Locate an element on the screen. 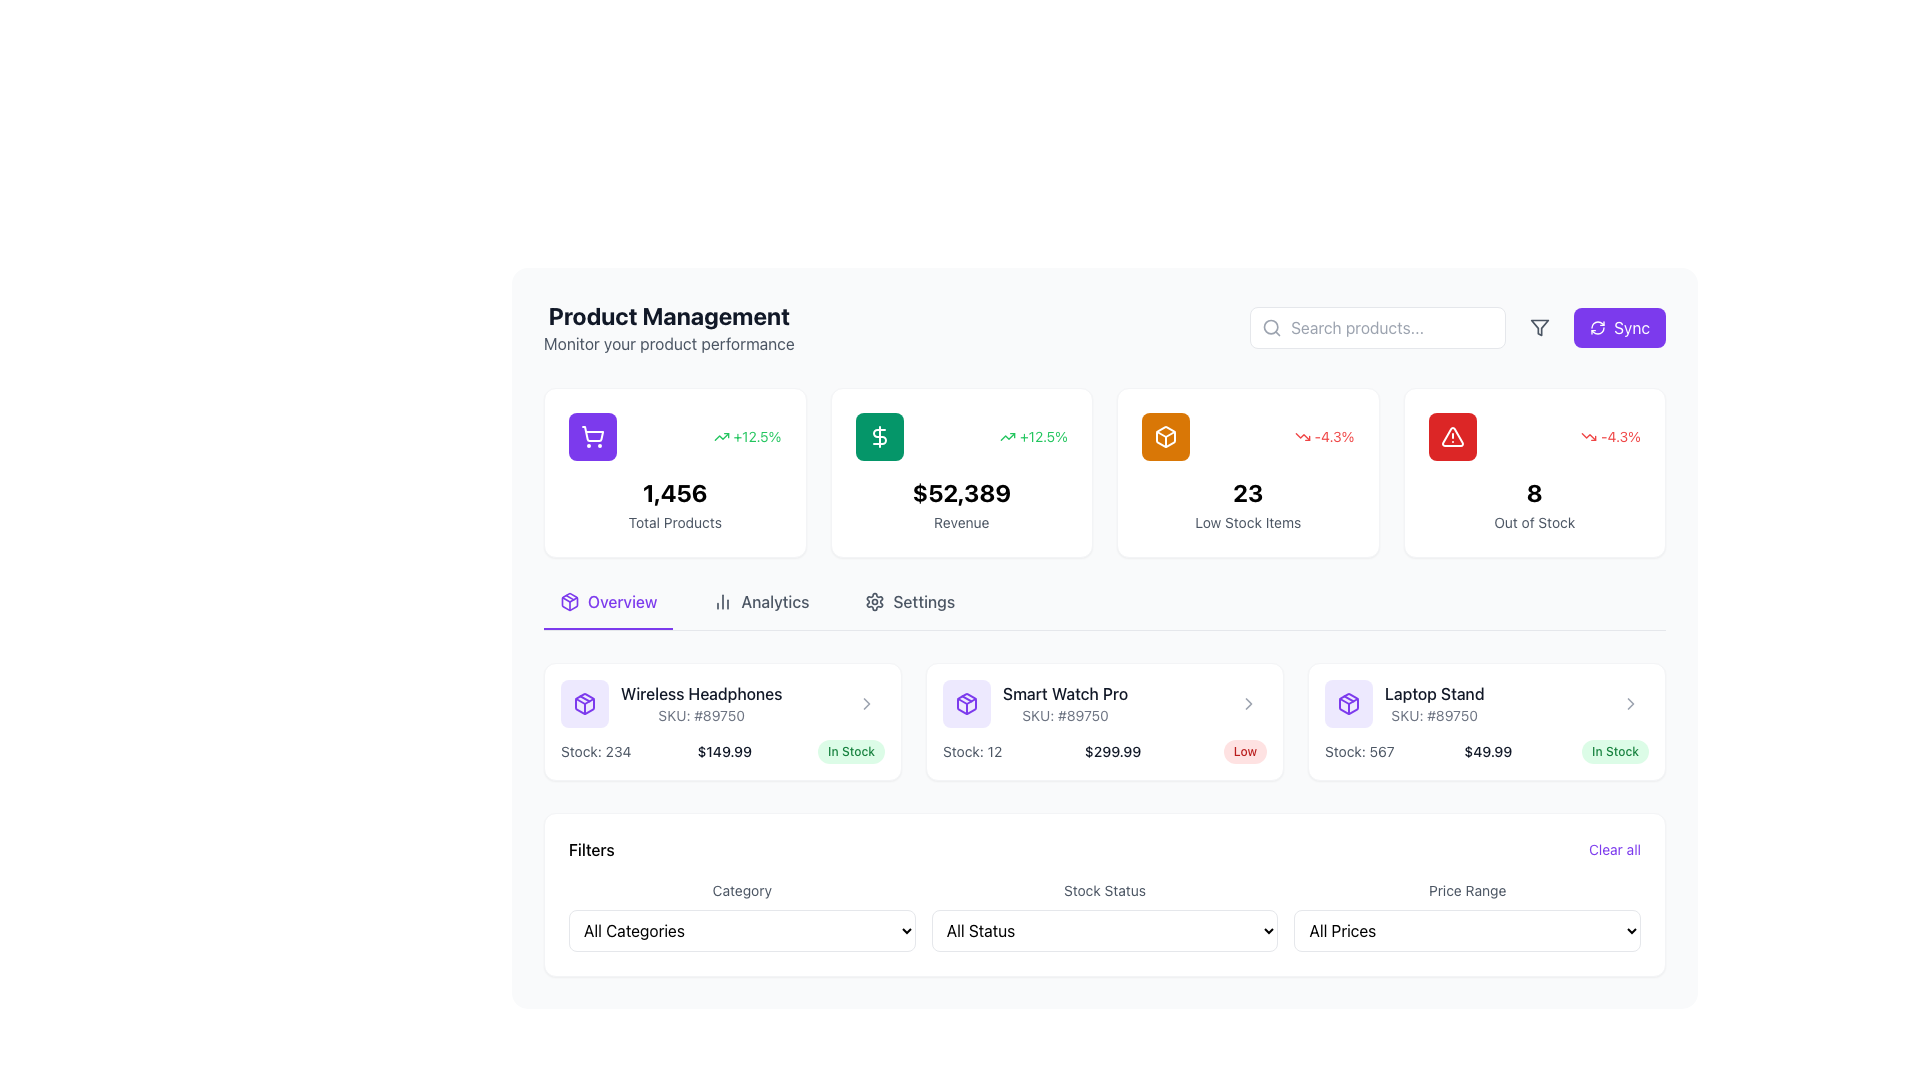 This screenshot has width=1920, height=1080. the central dropdown menu in the 'Filters' section, which allows users to select a stock status category such as 'All Status,' 'In Stock,' 'Low Stock,' or 'Out of Stock.' is located at coordinates (1103, 914).